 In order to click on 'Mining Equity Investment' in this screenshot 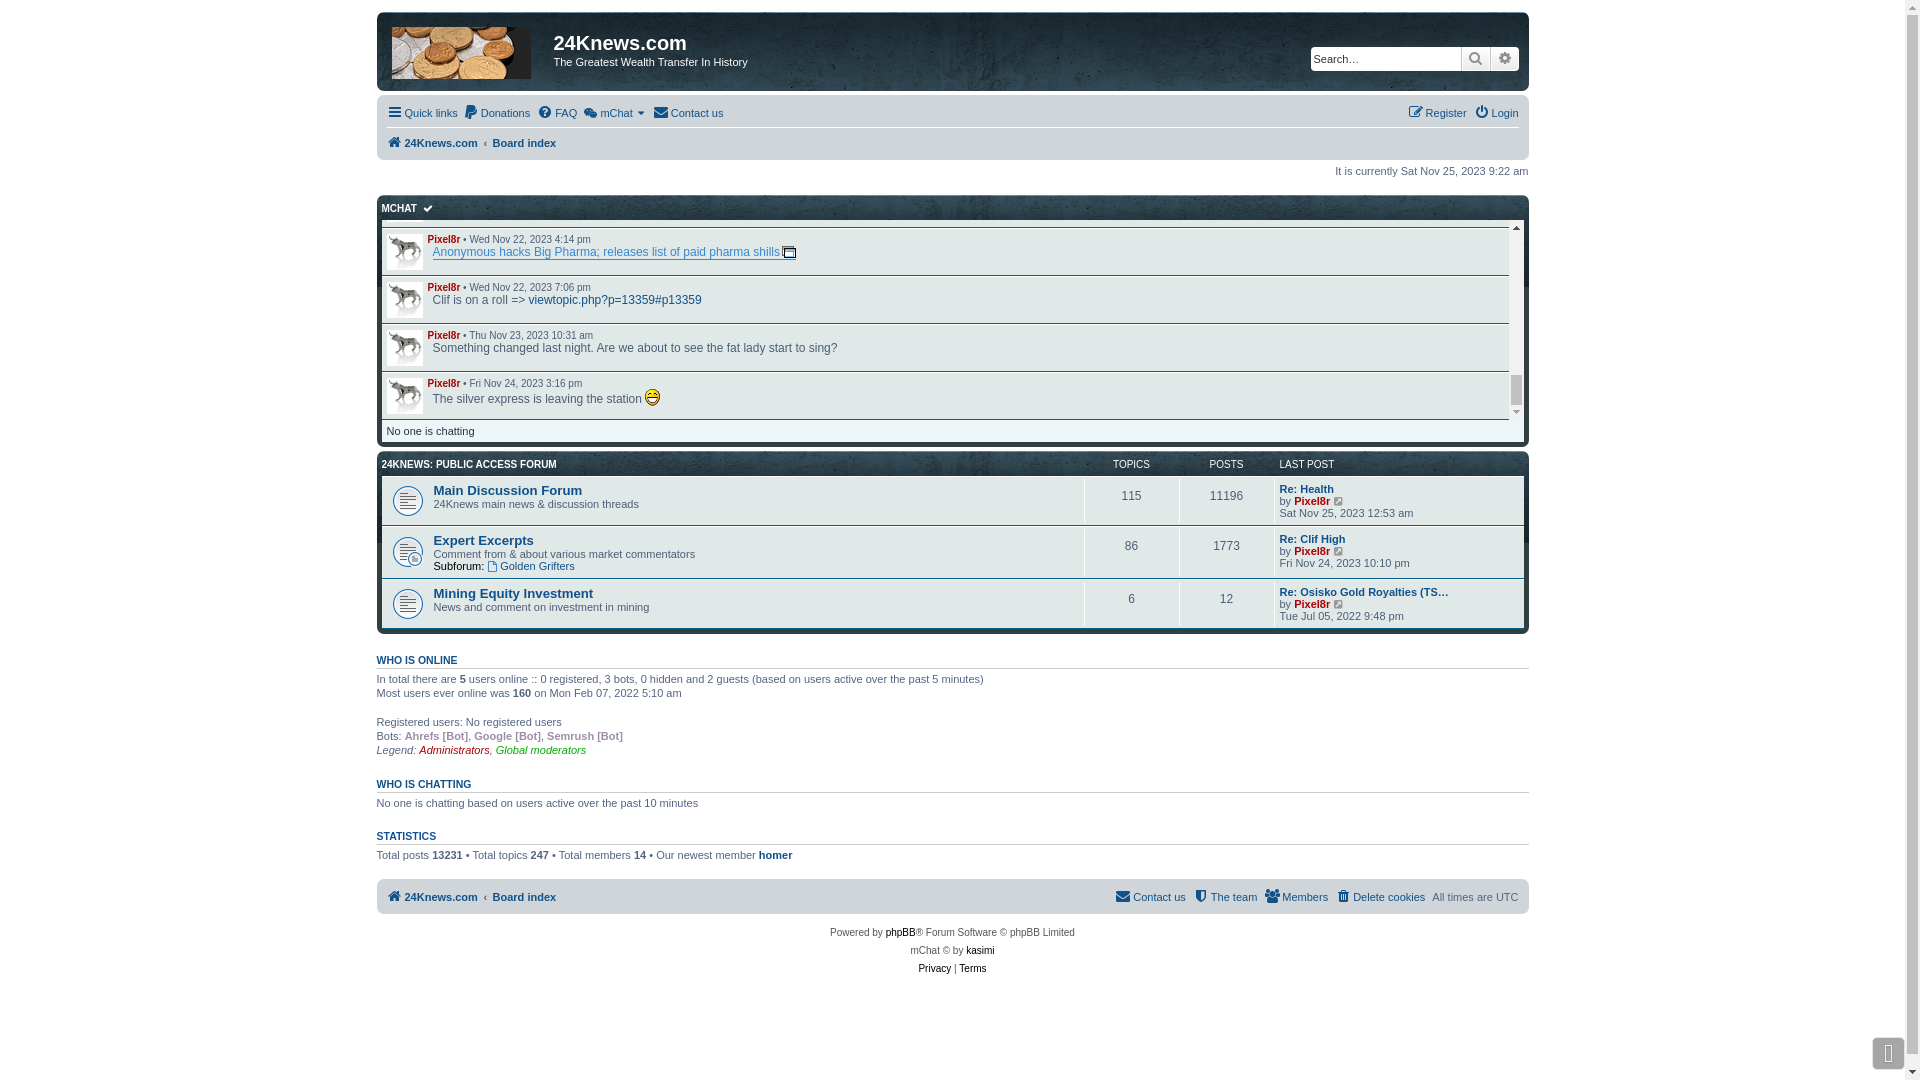, I will do `click(513, 592)`.